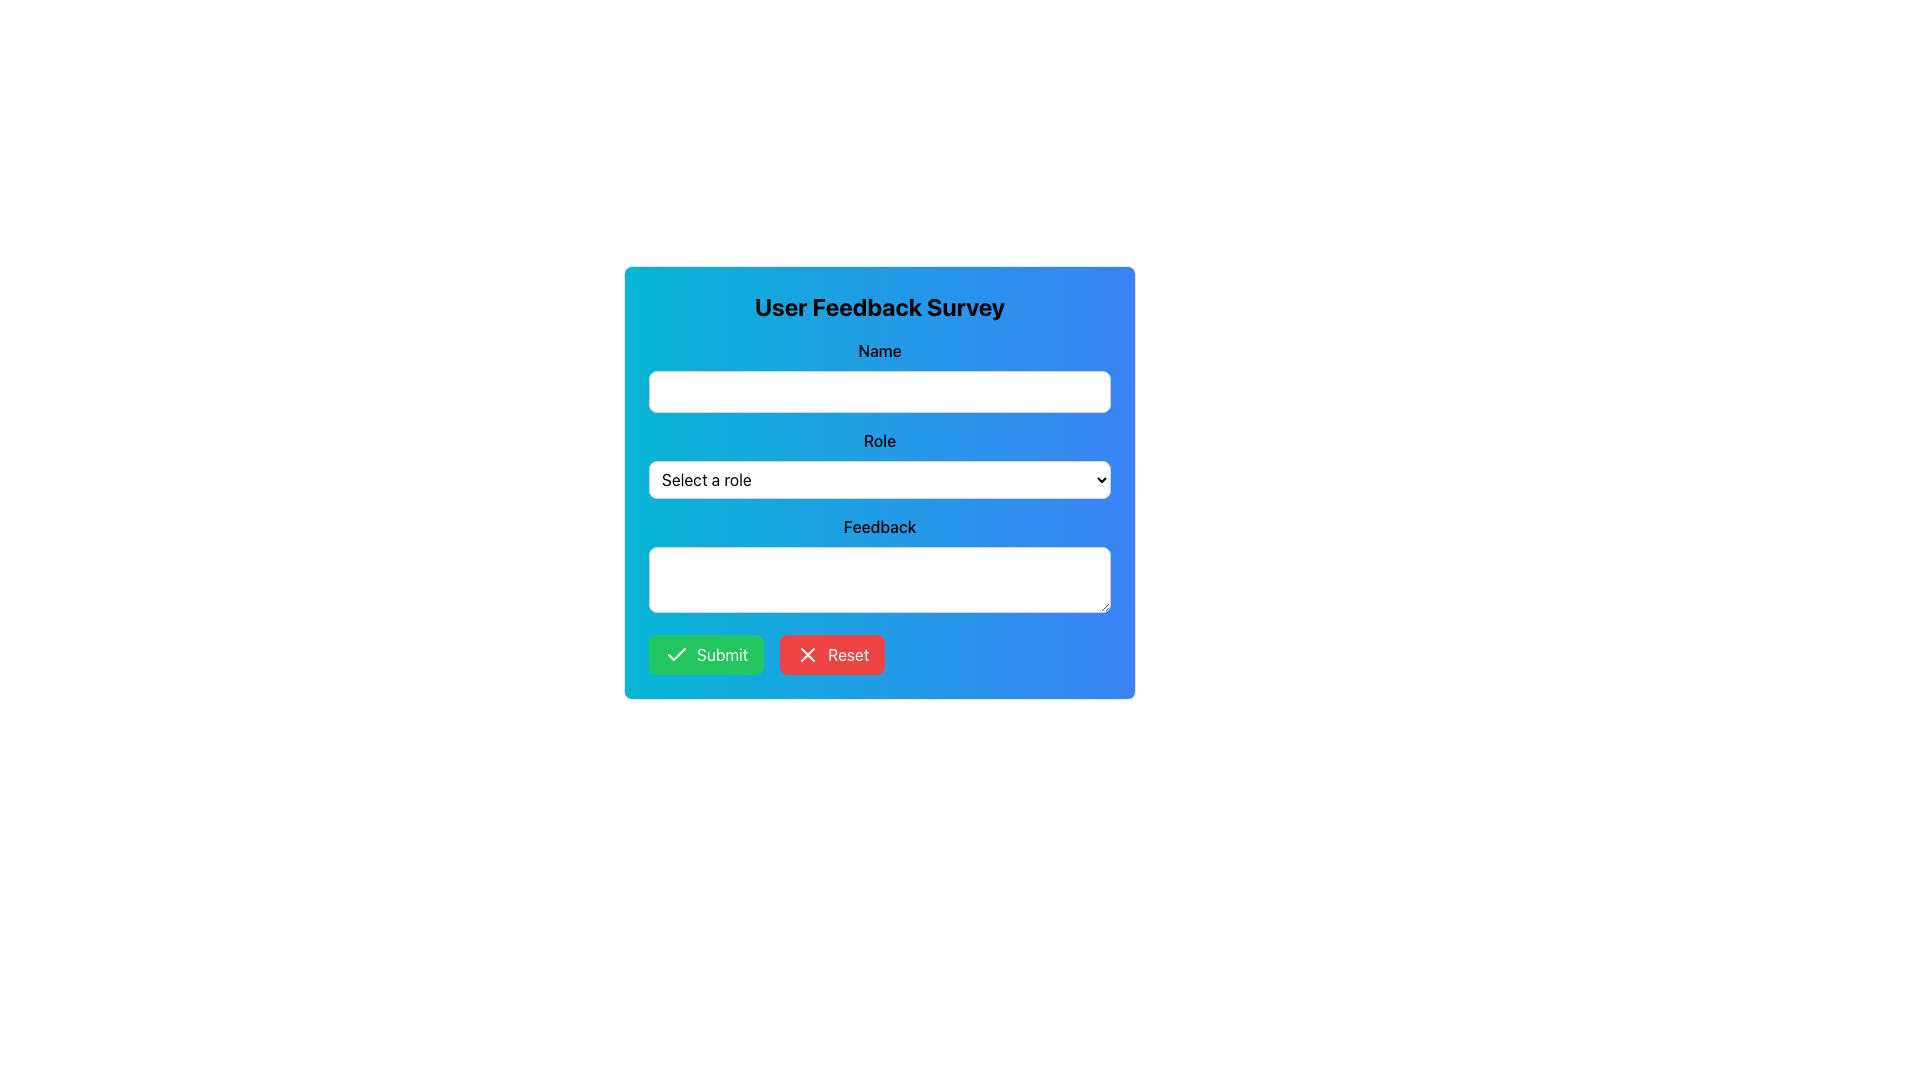  Describe the element at coordinates (808, 655) in the screenshot. I see `the close icon located inside the user feedback form, adjacent to the 'Reset' button` at that location.